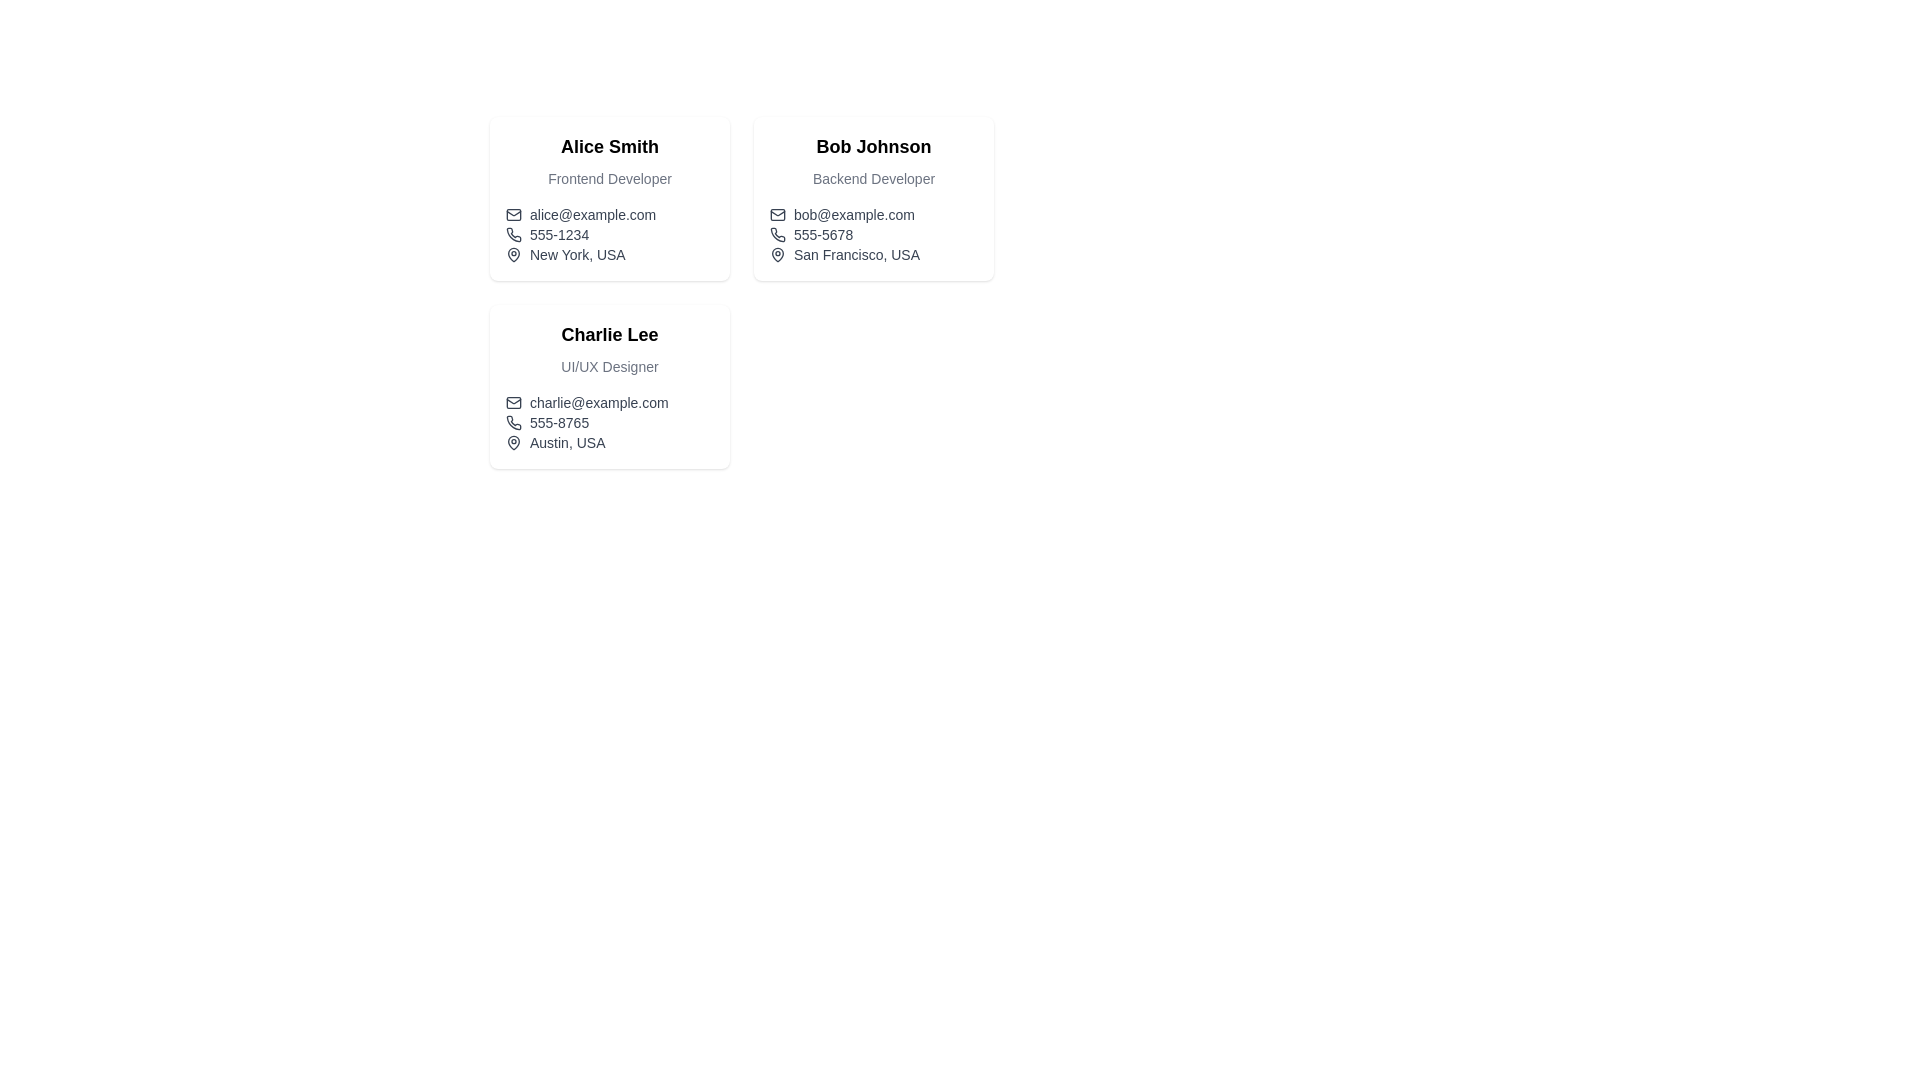 The image size is (1920, 1080). Describe the element at coordinates (598, 402) in the screenshot. I see `the email address text node for Charlie Lee, located in the lower section of the card` at that location.